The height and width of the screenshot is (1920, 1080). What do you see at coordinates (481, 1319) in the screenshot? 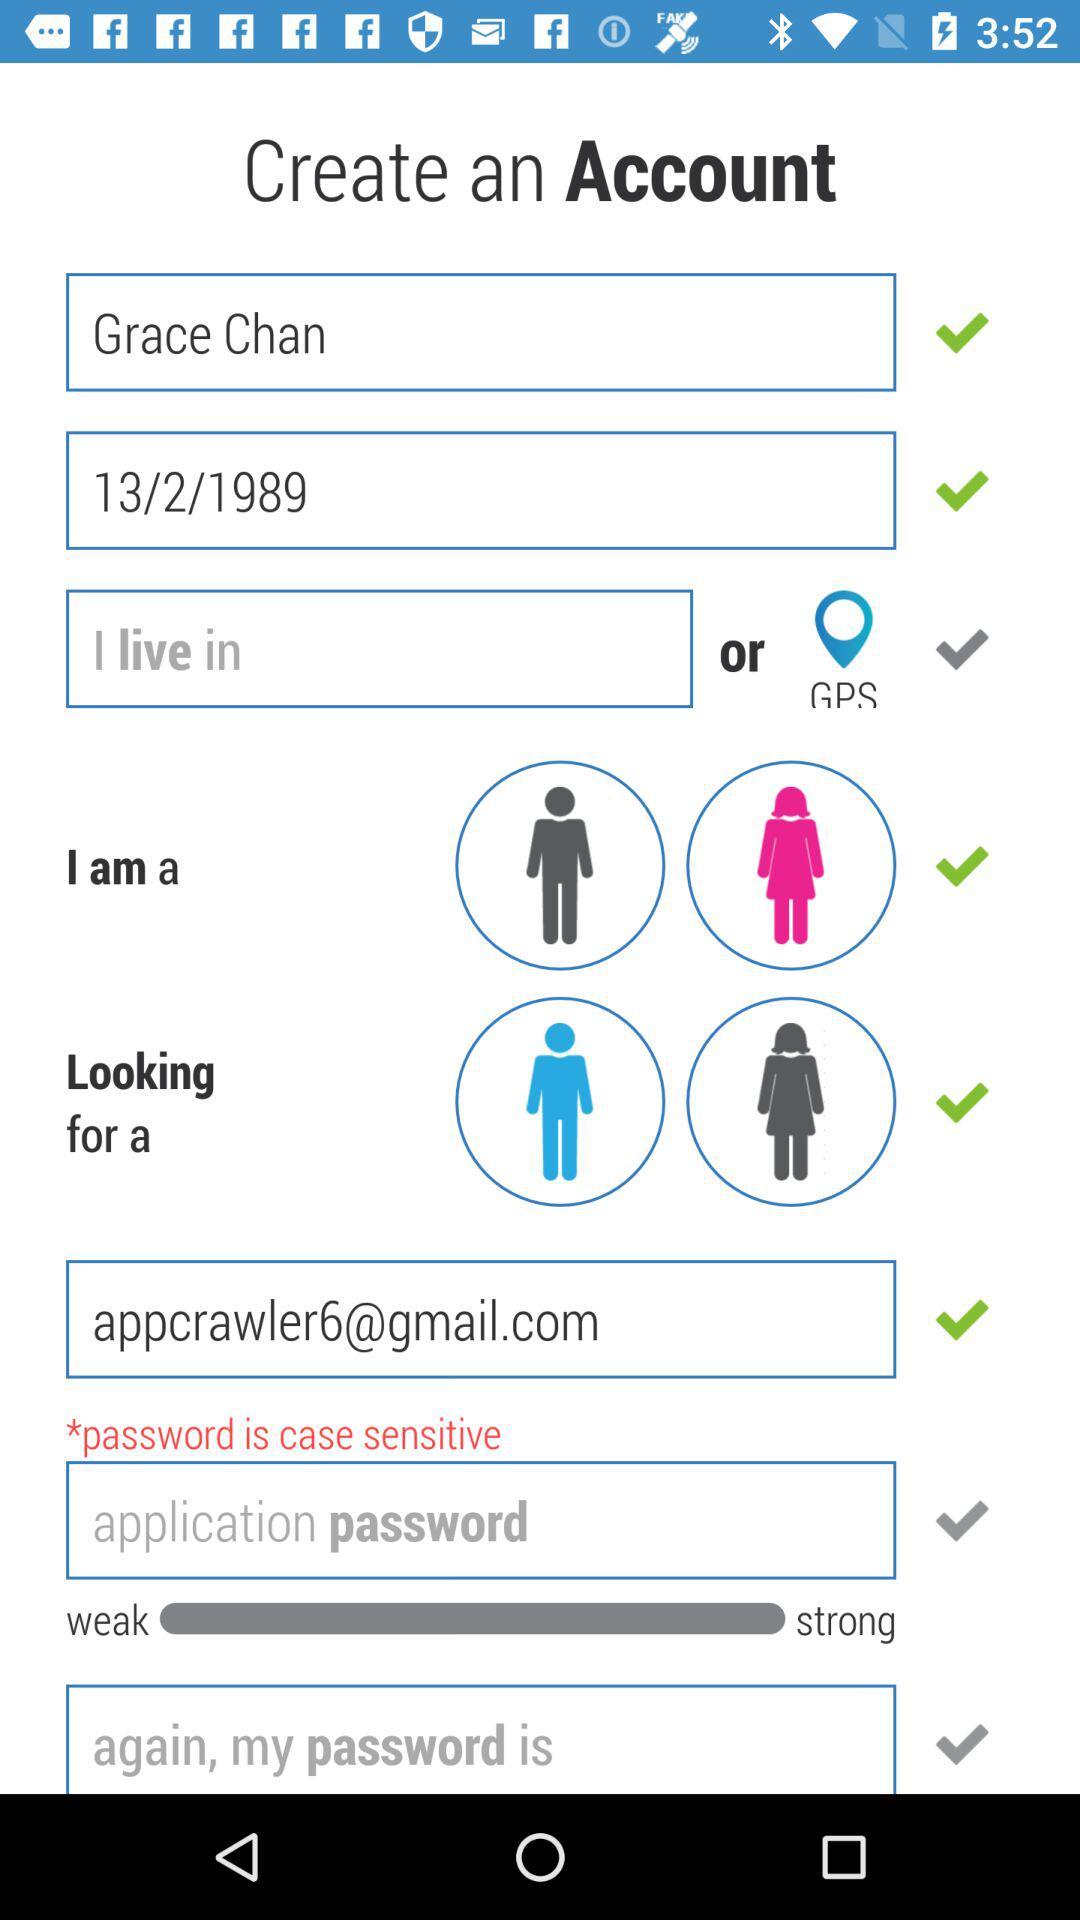
I see `appcrawler6@gmail.com item` at bounding box center [481, 1319].